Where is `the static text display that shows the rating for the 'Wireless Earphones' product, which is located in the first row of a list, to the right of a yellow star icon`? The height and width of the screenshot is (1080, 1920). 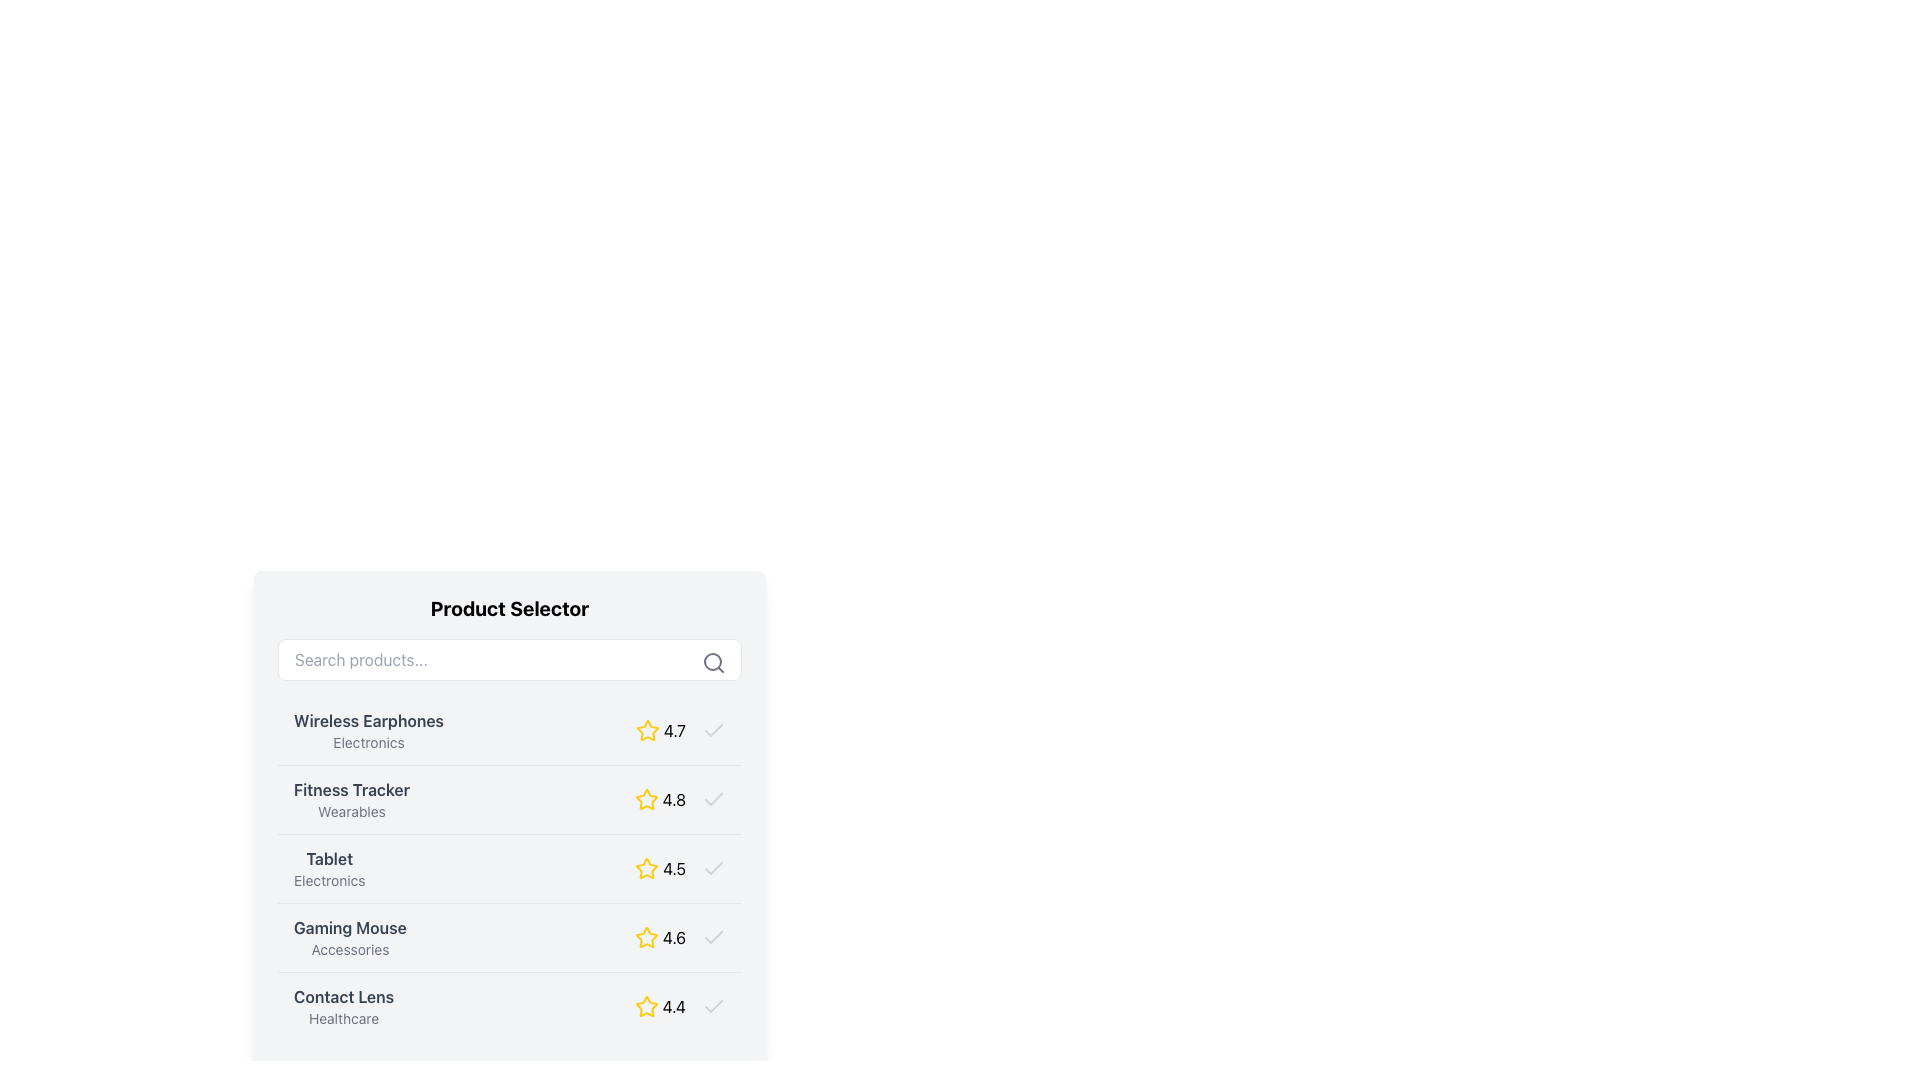 the static text display that shows the rating for the 'Wireless Earphones' product, which is located in the first row of a list, to the right of a yellow star icon is located at coordinates (674, 731).